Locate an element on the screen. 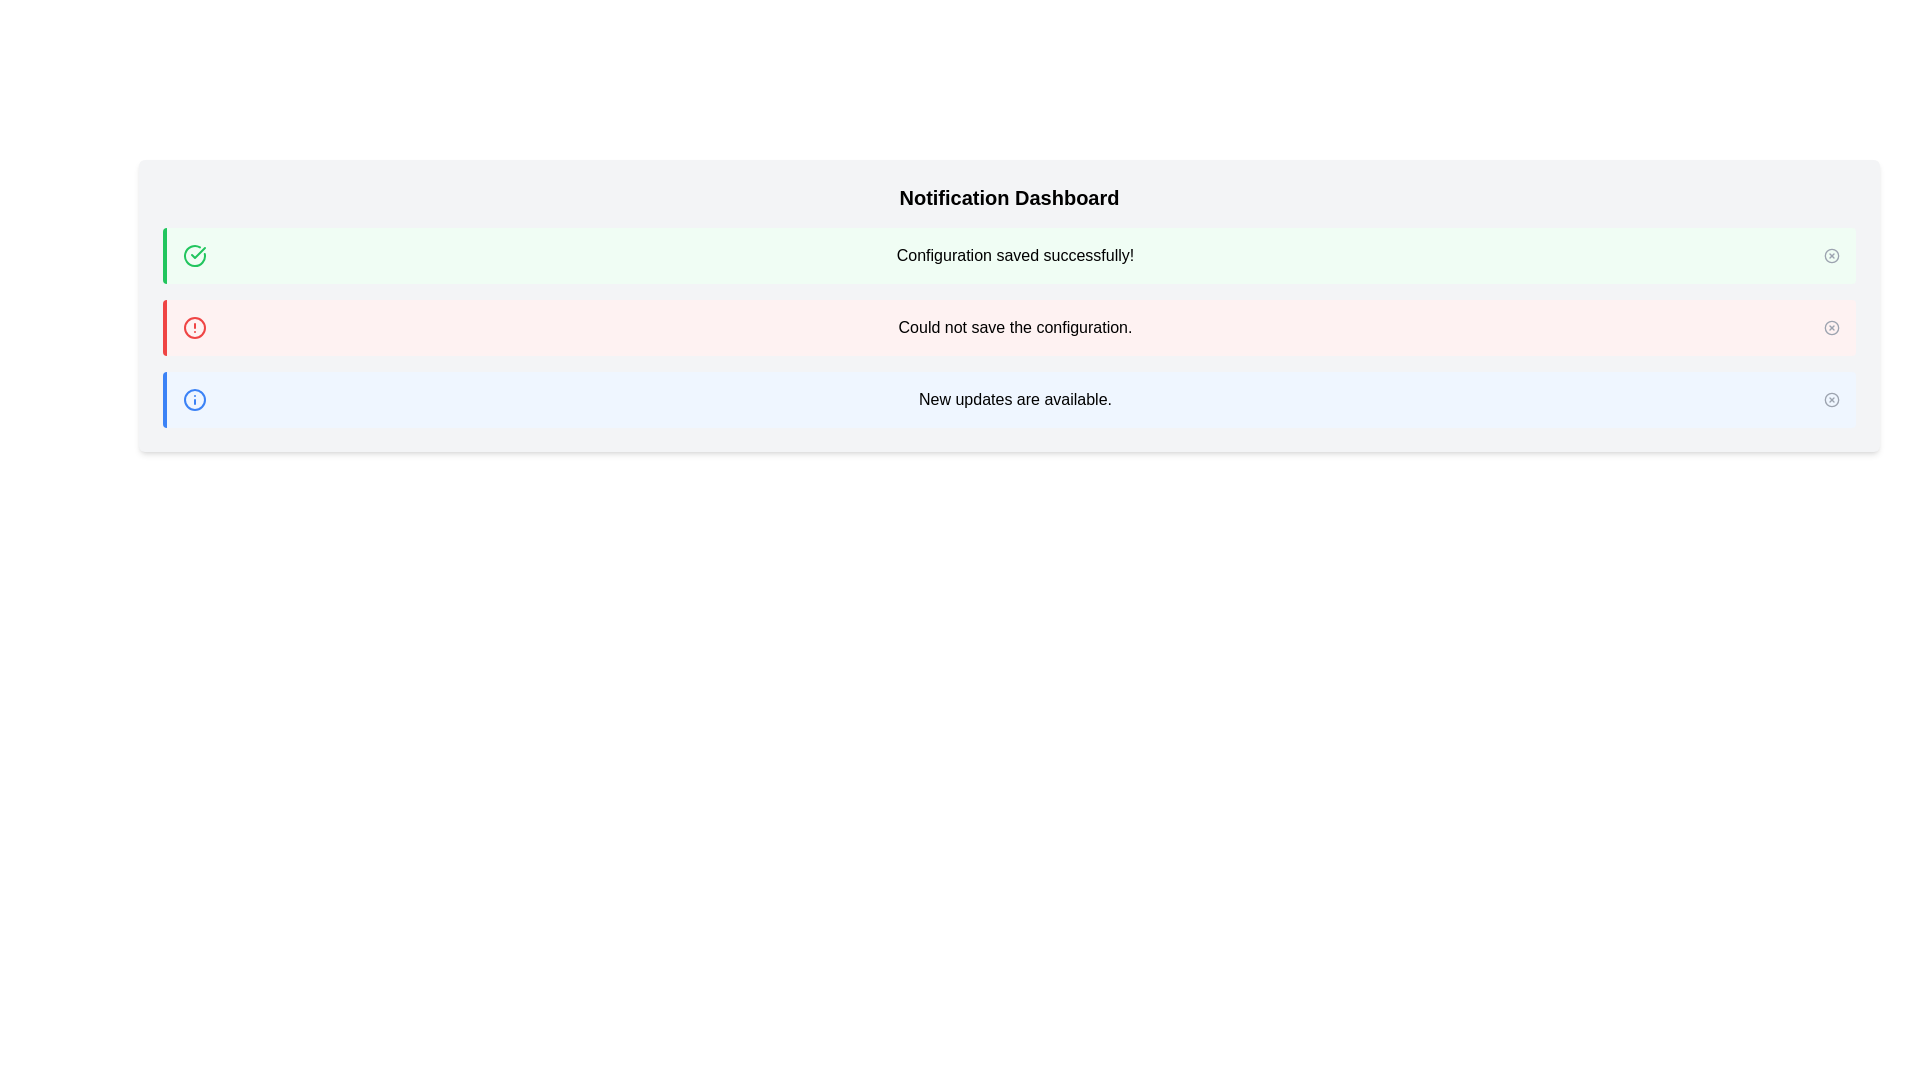 This screenshot has width=1920, height=1080. message displayed in the text block that shows 'New updates are available.' styled in blue color, located in the notification bar at the bottom of the notification section is located at coordinates (1015, 400).